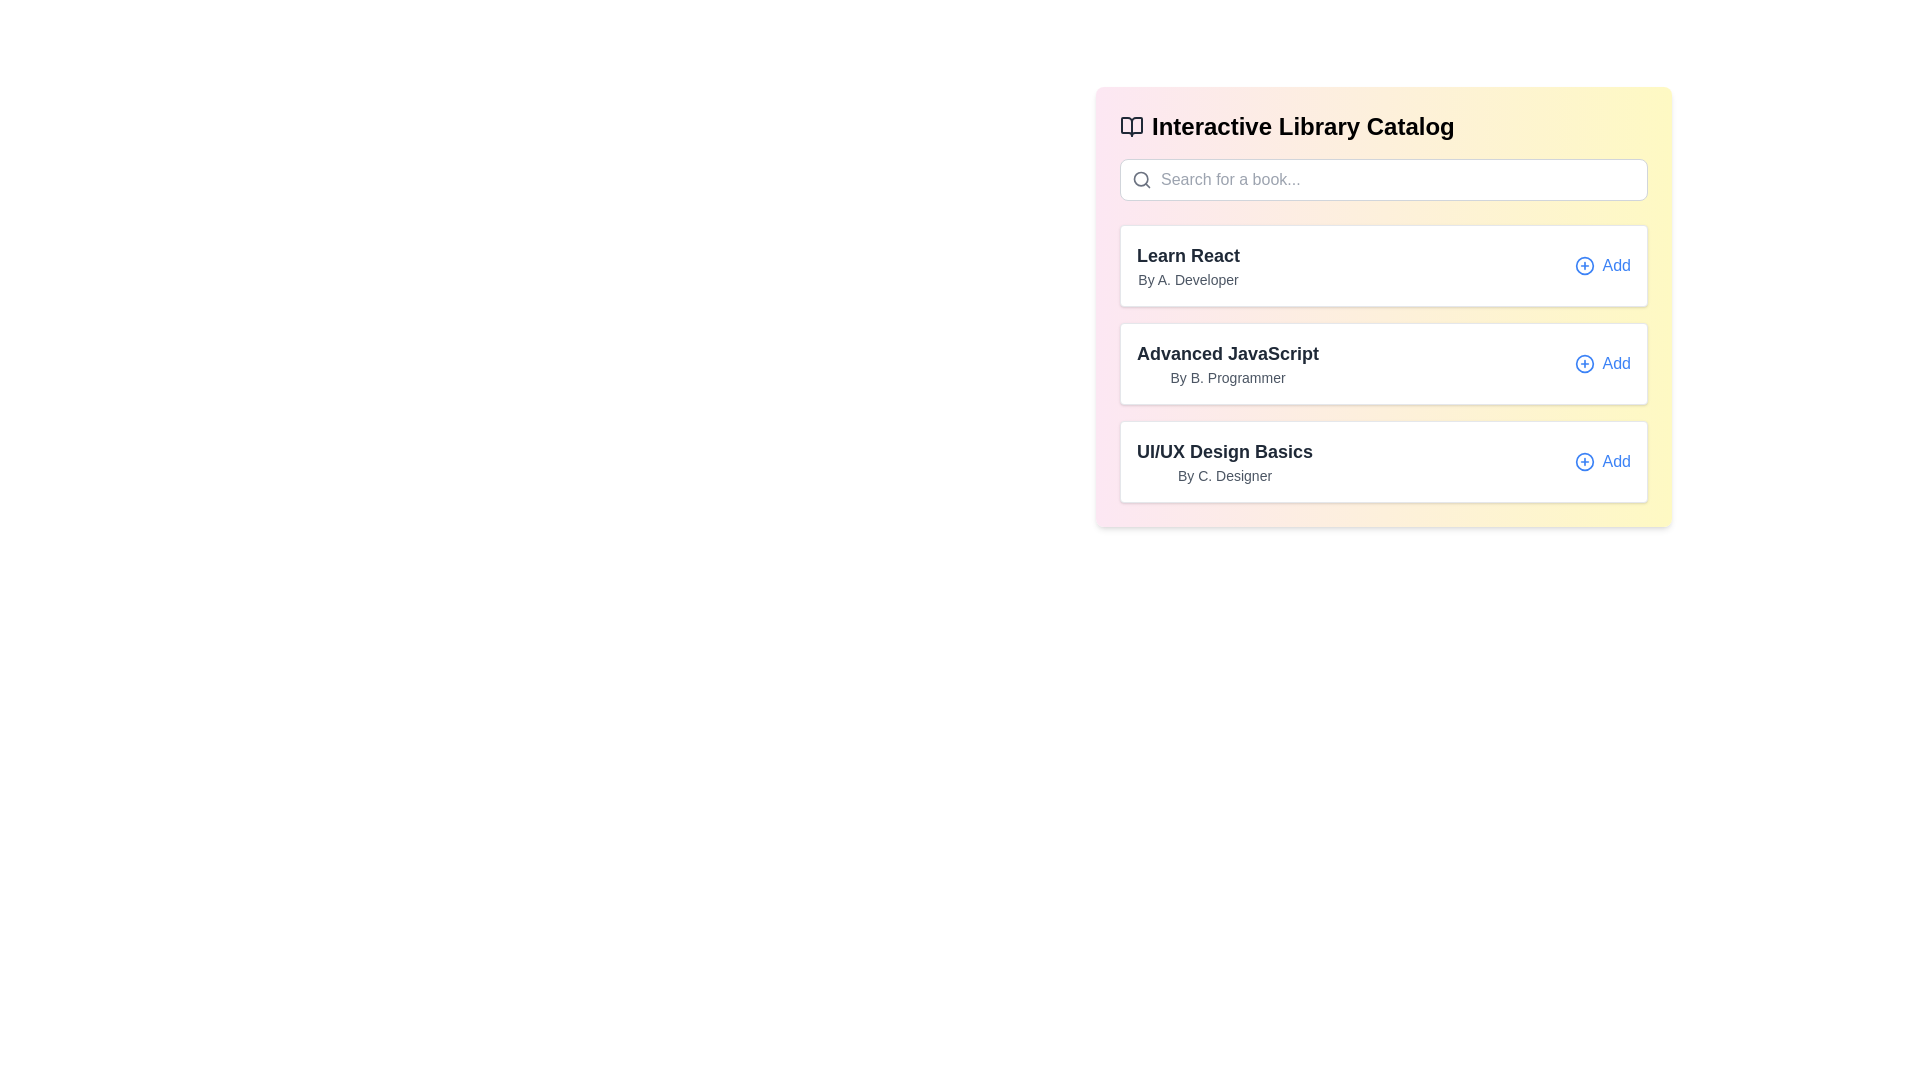 The height and width of the screenshot is (1080, 1920). Describe the element at coordinates (1583, 462) in the screenshot. I see `the 'Add' button located to the right of the 'UI/UX Design Basics' list item in the 'Interactive Library Catalog' interface` at that location.